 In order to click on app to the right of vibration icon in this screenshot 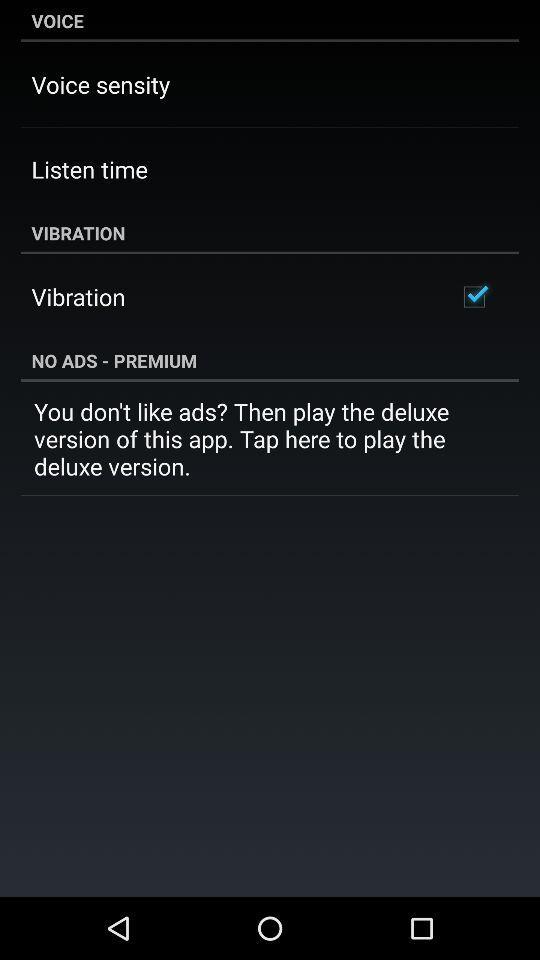, I will do `click(473, 296)`.